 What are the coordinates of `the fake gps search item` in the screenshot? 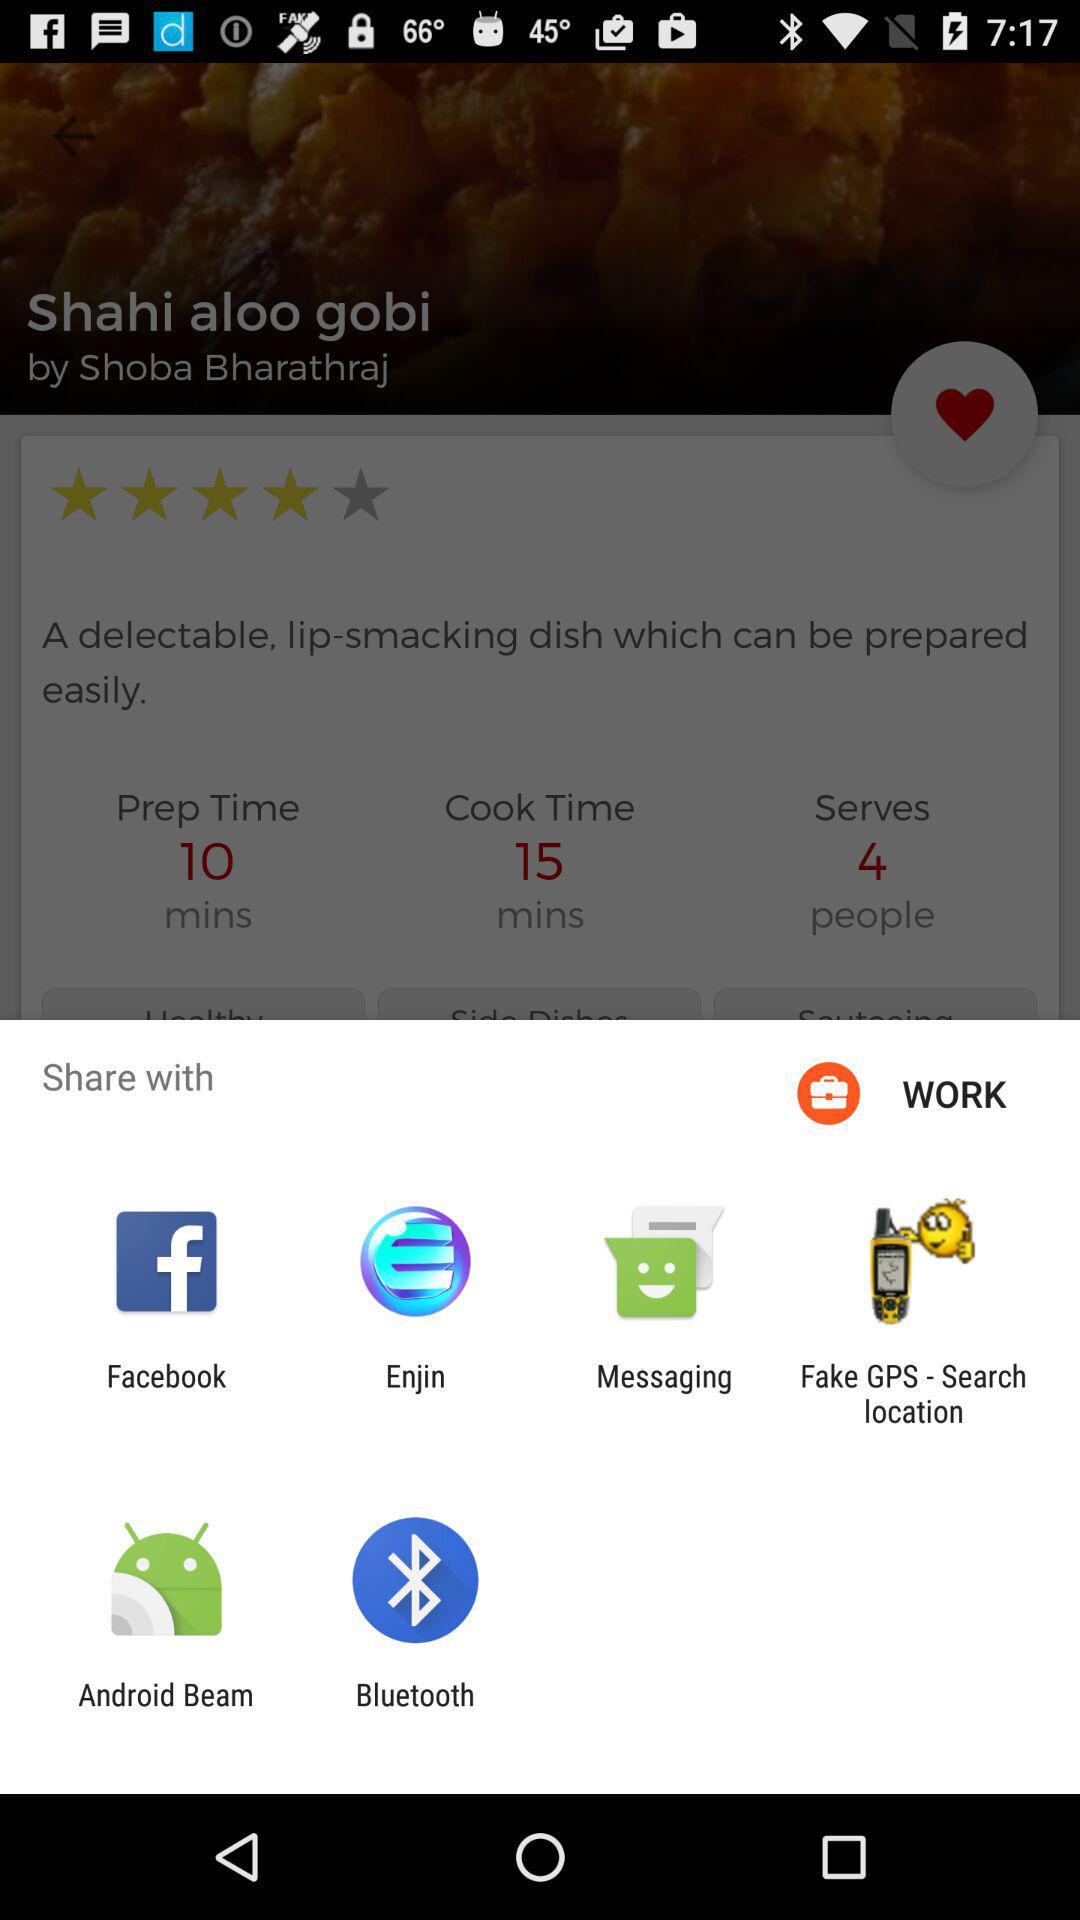 It's located at (913, 1392).